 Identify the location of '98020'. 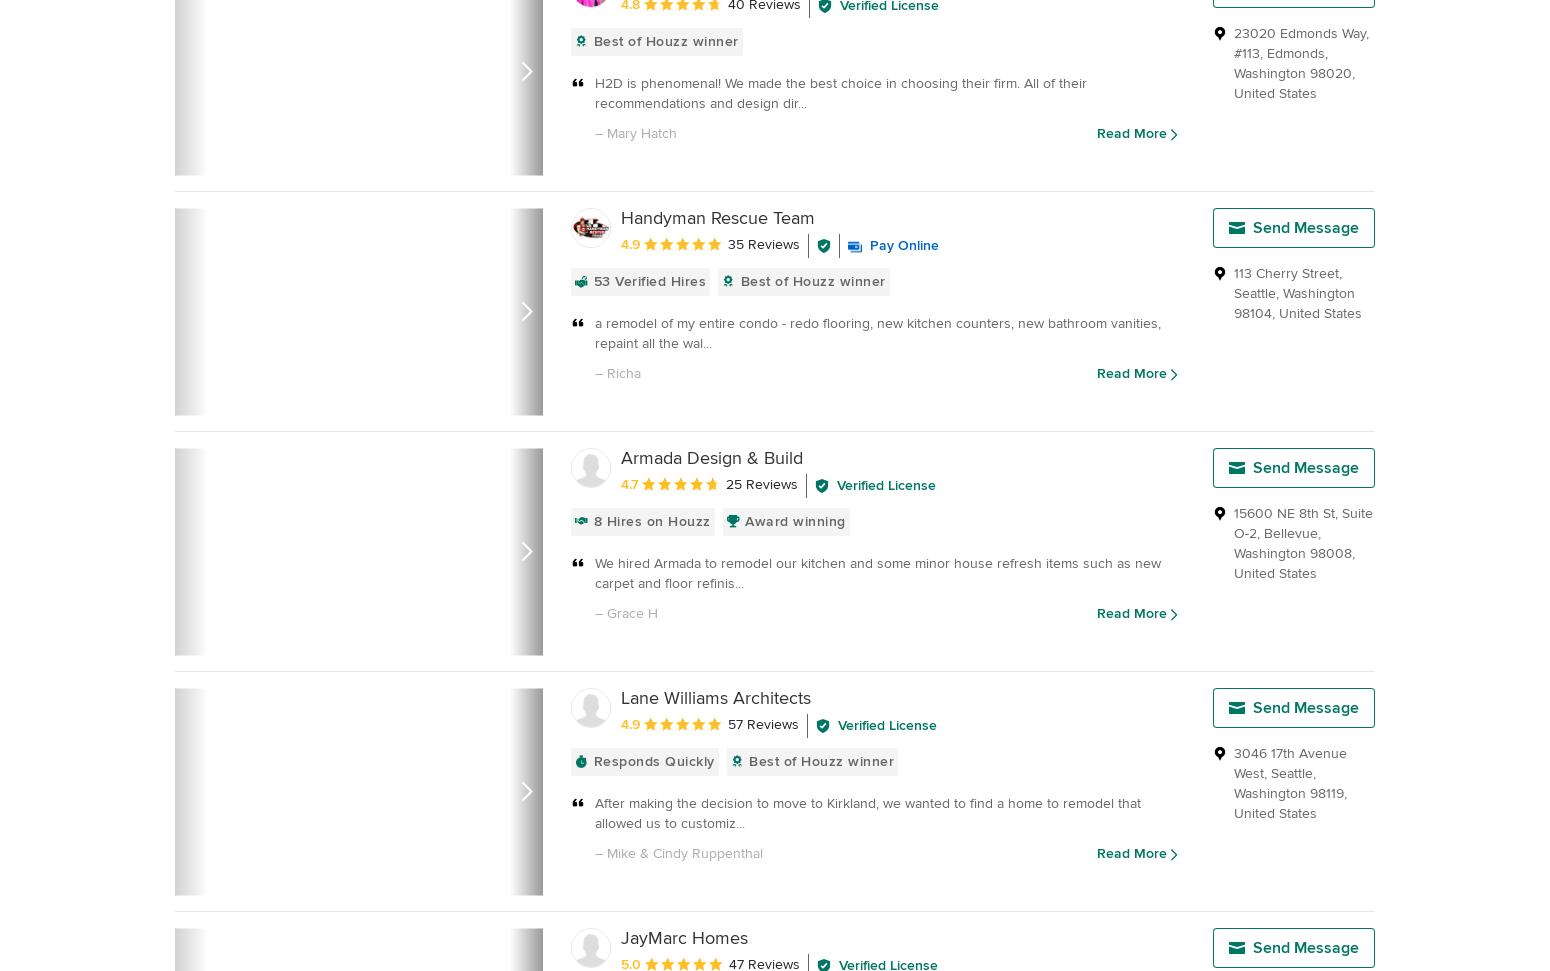
(1330, 72).